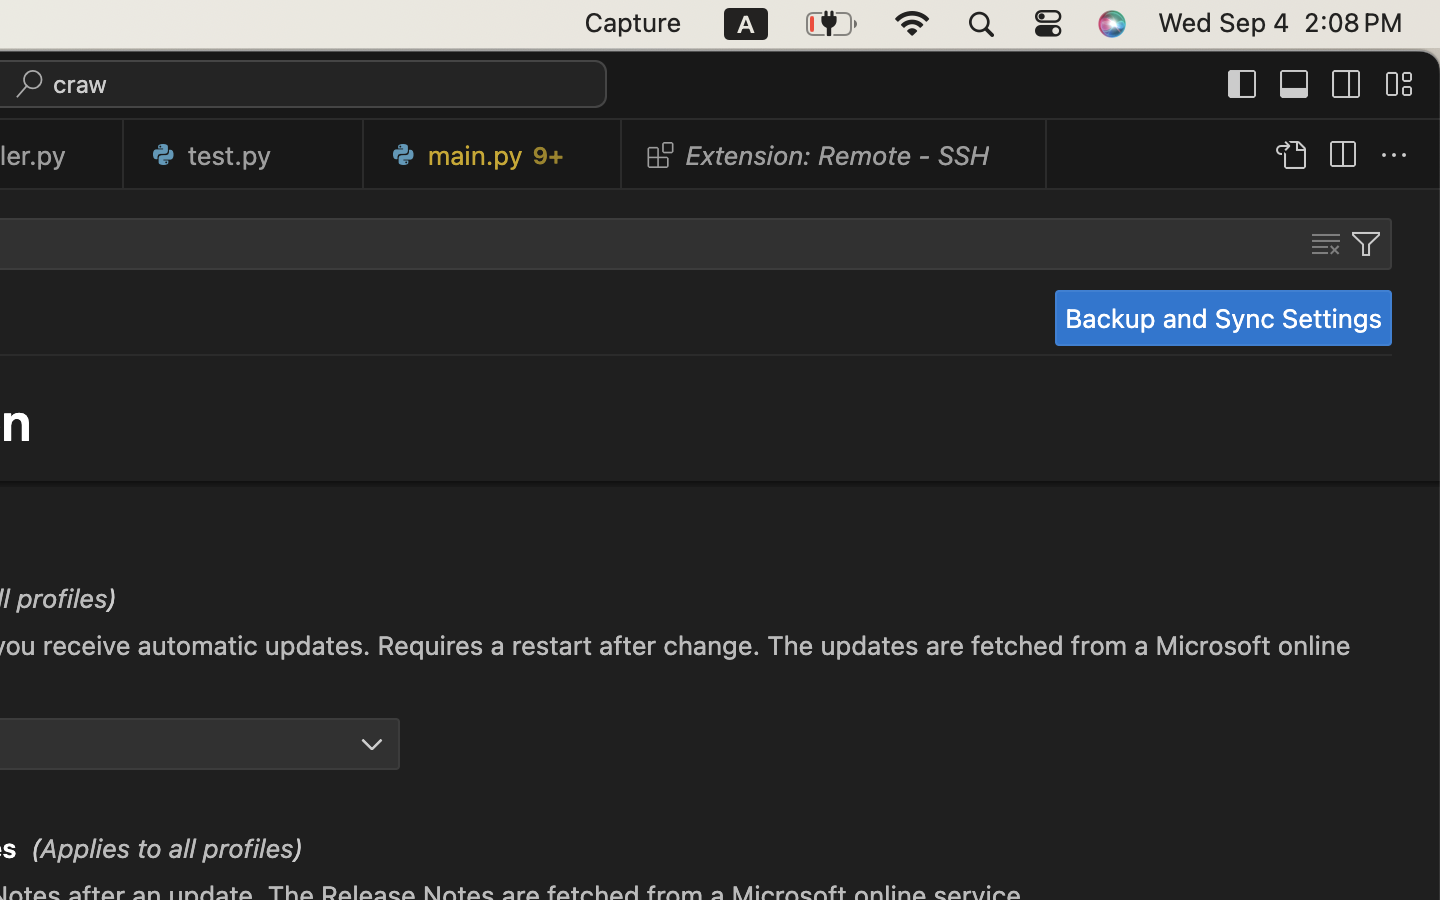 The height and width of the screenshot is (900, 1440). What do you see at coordinates (242, 154) in the screenshot?
I see `'0 test.py  '` at bounding box center [242, 154].